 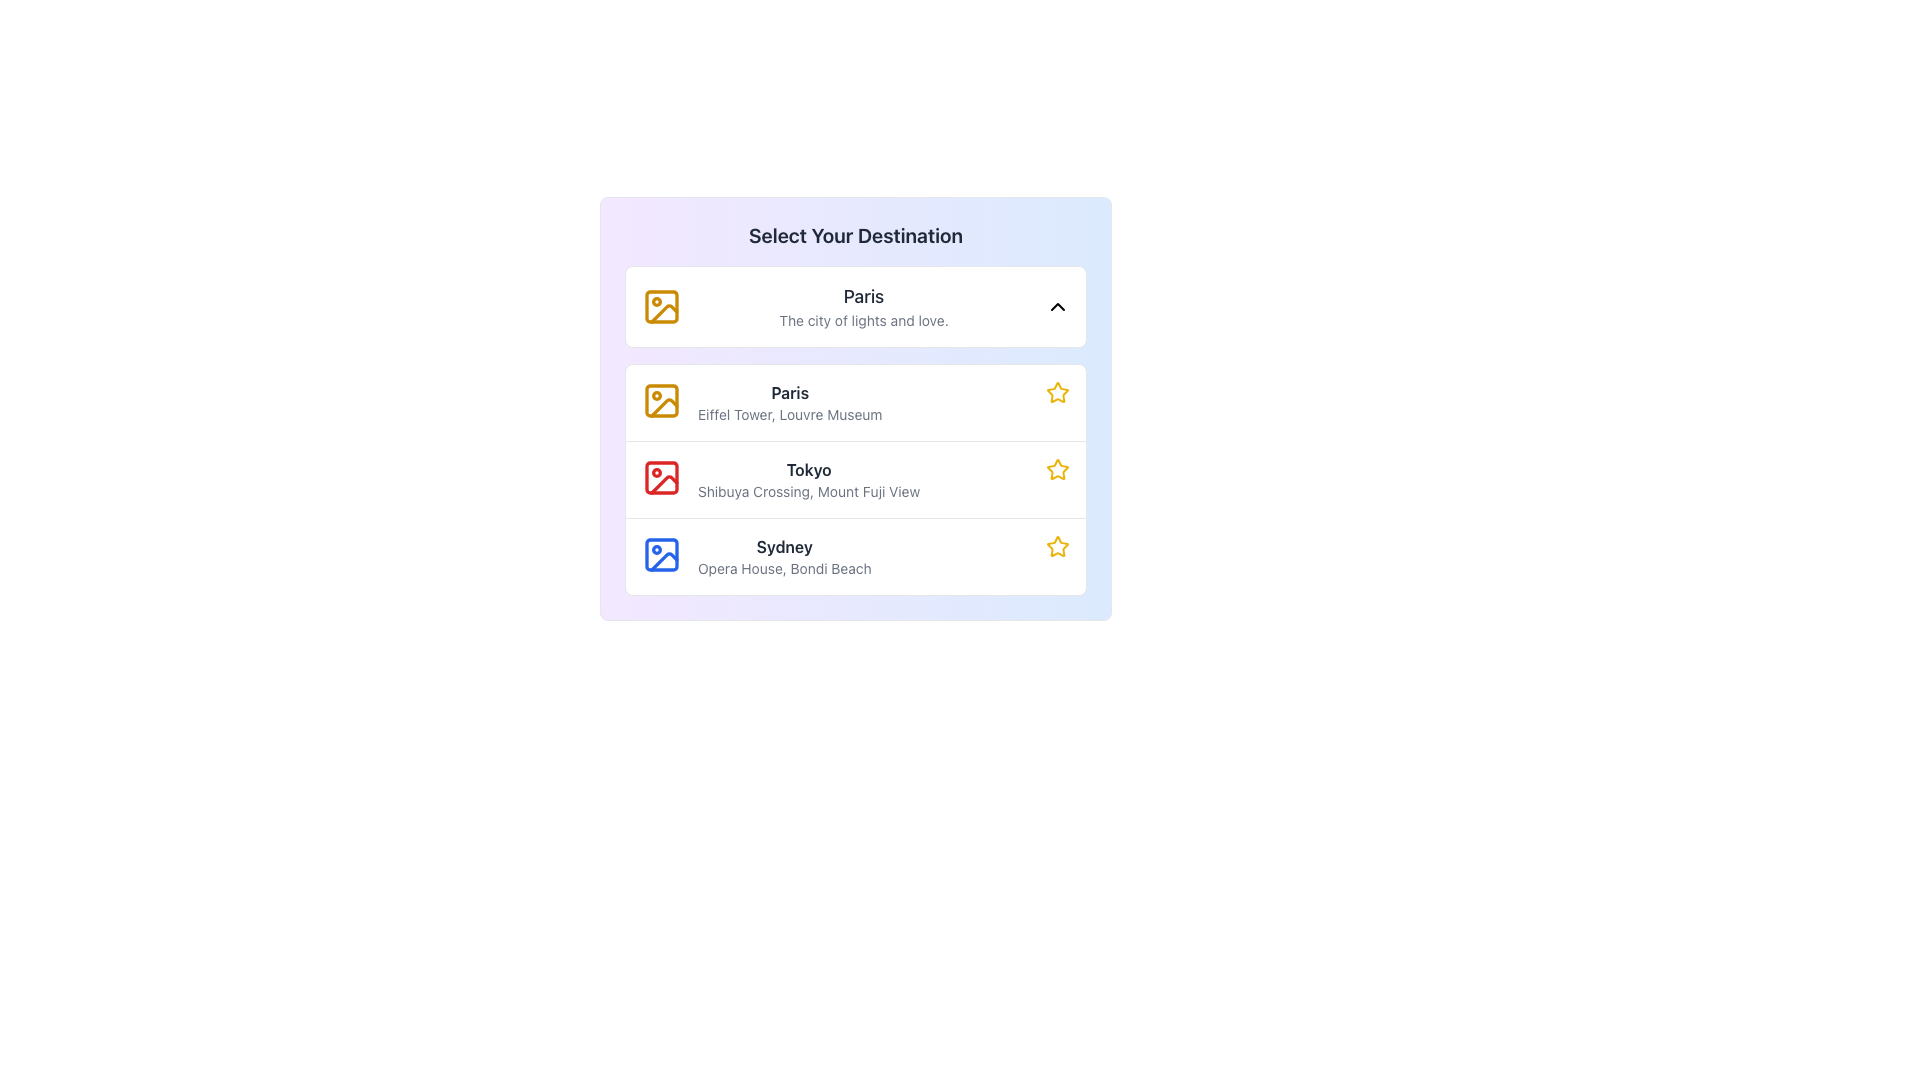 What do you see at coordinates (783, 569) in the screenshot?
I see `the text label providing additional information for the 'Sydney' list entry located under the 'Select Your Destination' header` at bounding box center [783, 569].